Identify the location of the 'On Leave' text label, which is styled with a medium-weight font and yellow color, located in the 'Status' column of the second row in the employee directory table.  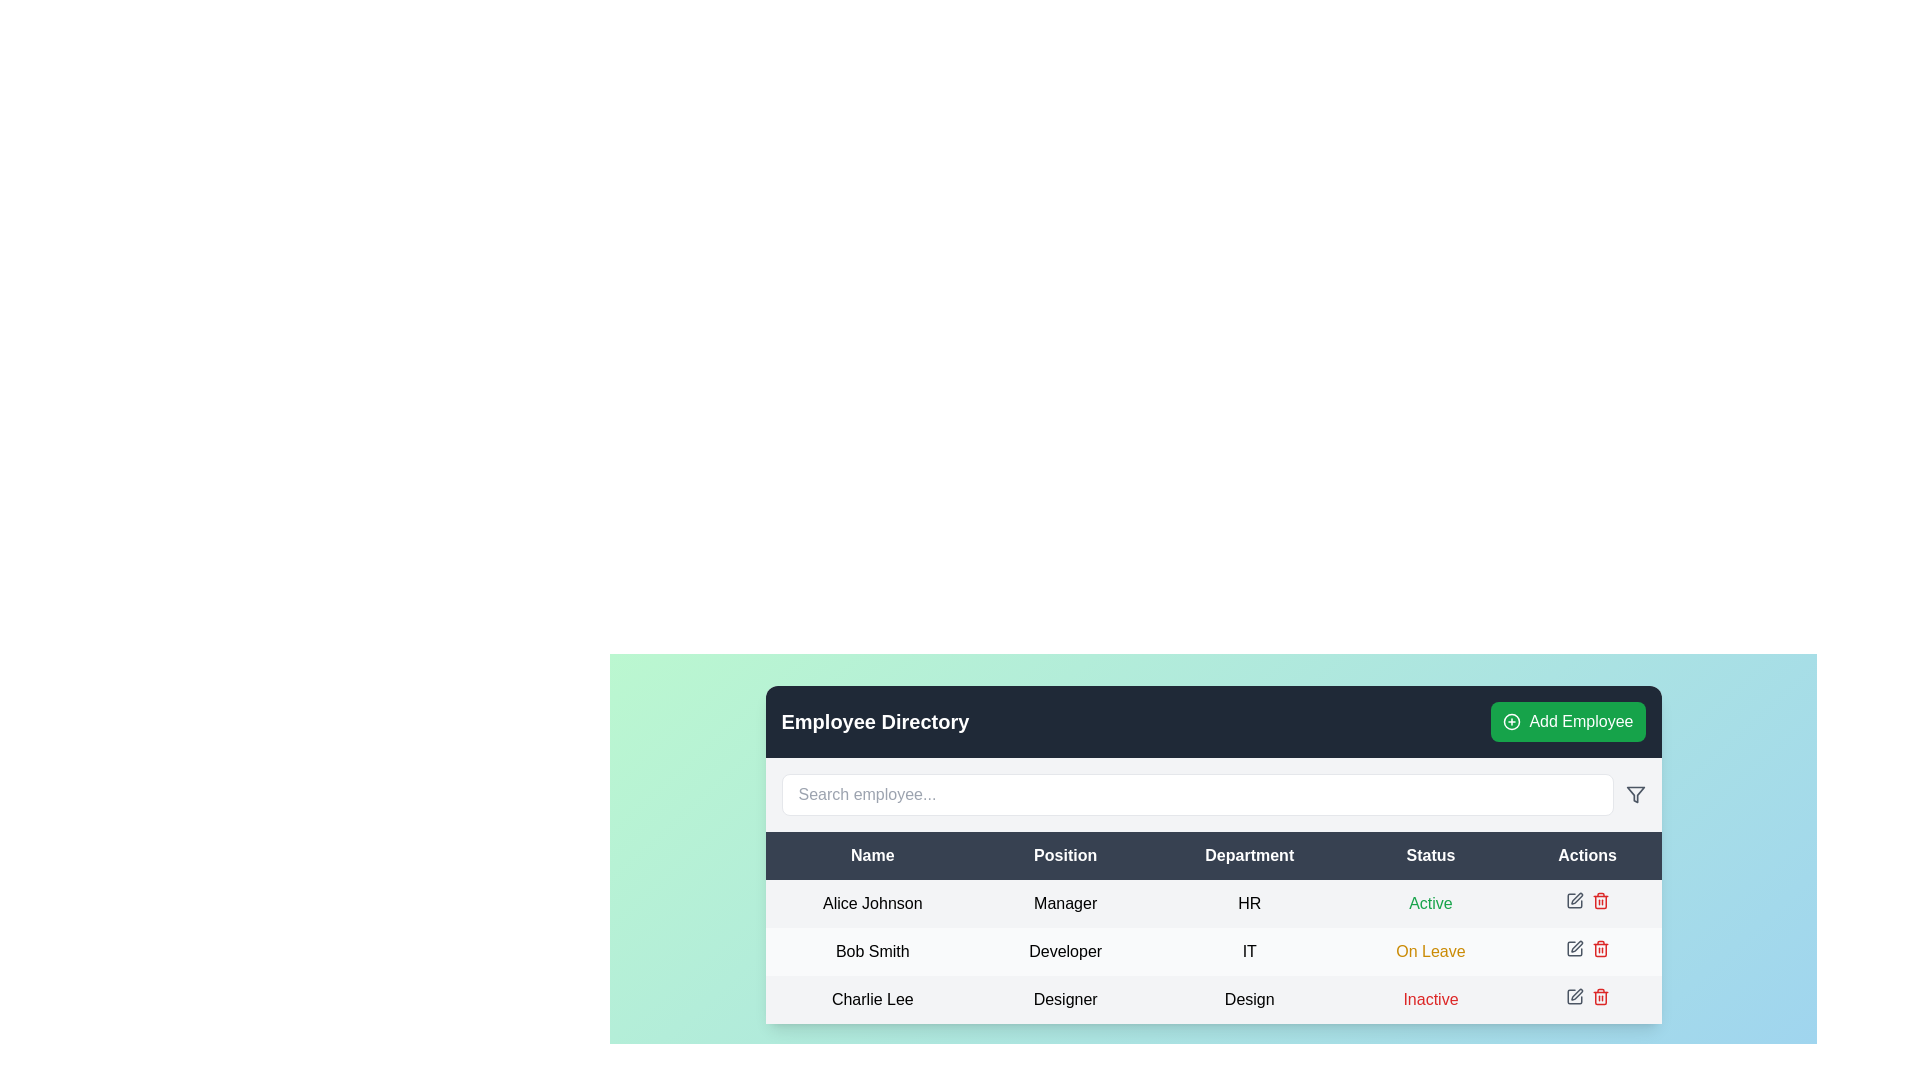
(1429, 951).